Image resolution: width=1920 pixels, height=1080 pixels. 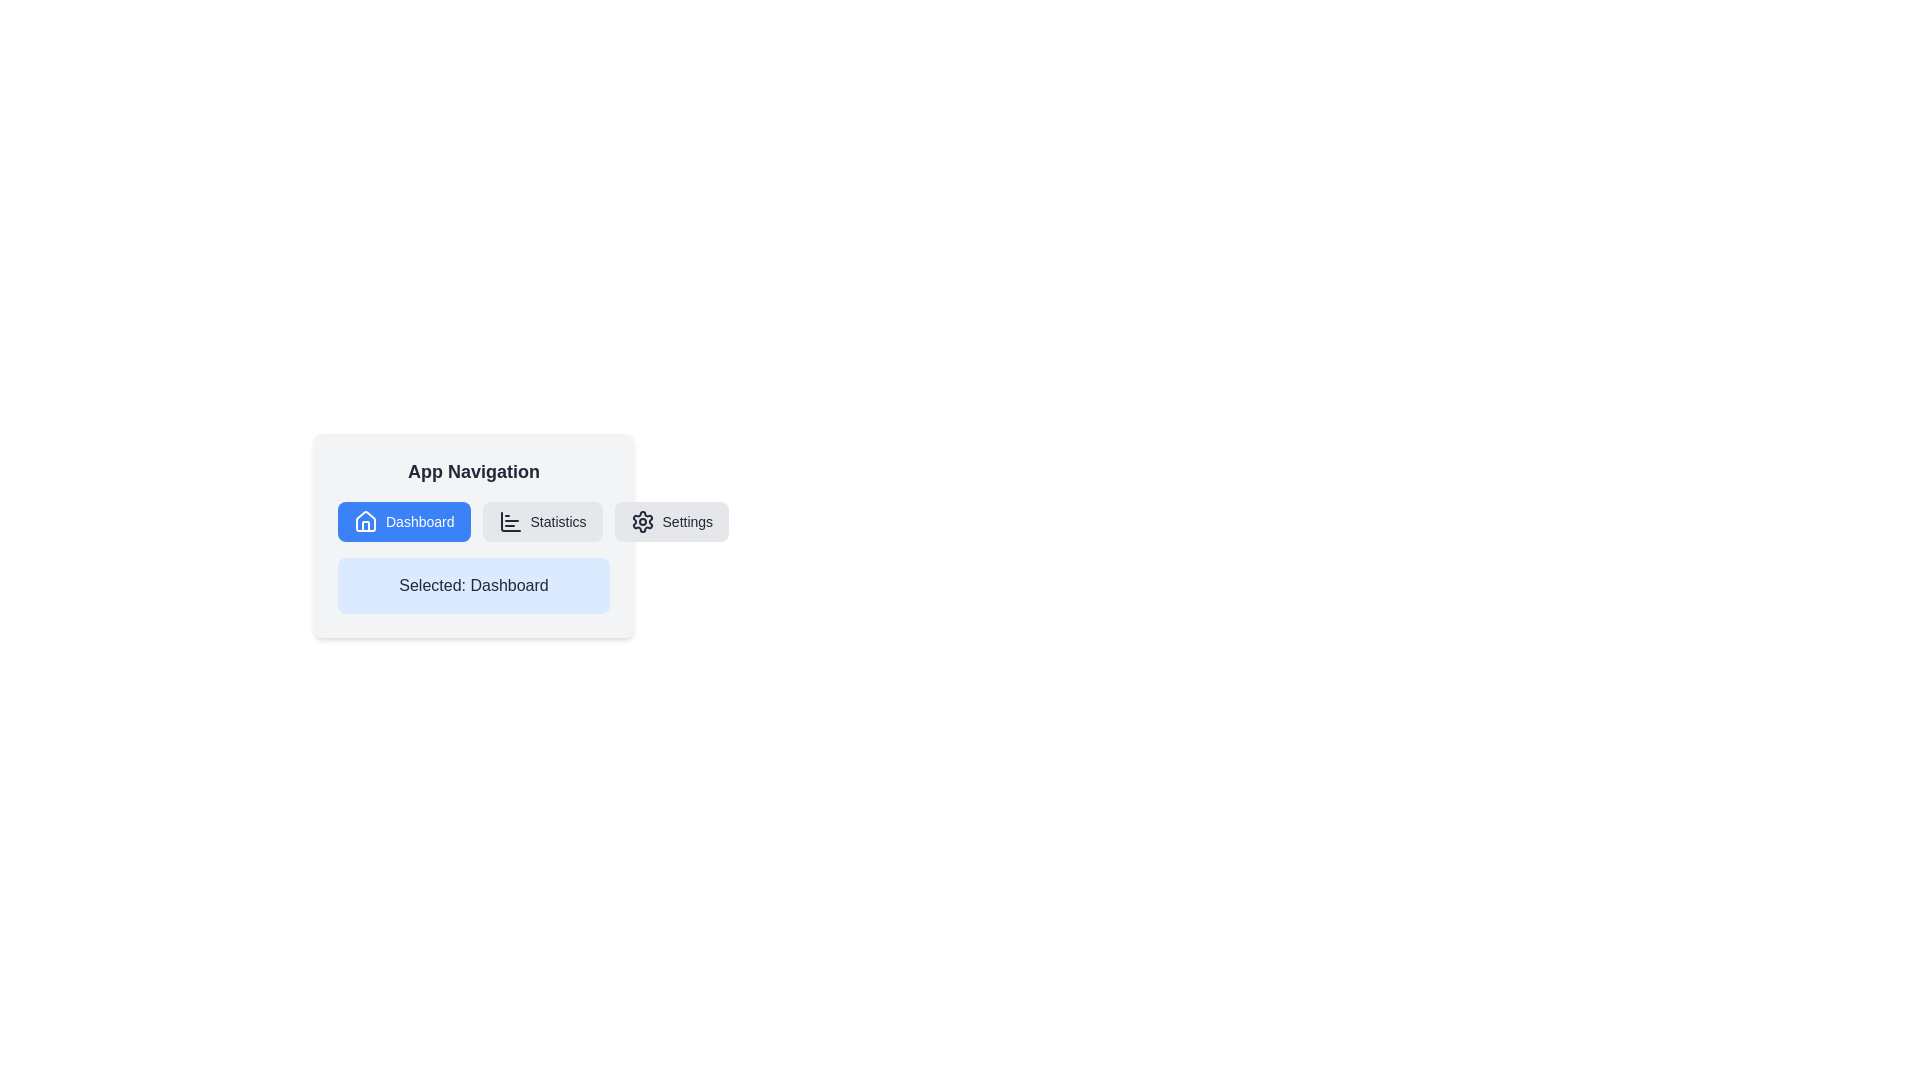 I want to click on the 'Dashboard' icon, which is located to the left of the text label 'Dashboard' in the primary navigation section of the interface, so click(x=365, y=519).